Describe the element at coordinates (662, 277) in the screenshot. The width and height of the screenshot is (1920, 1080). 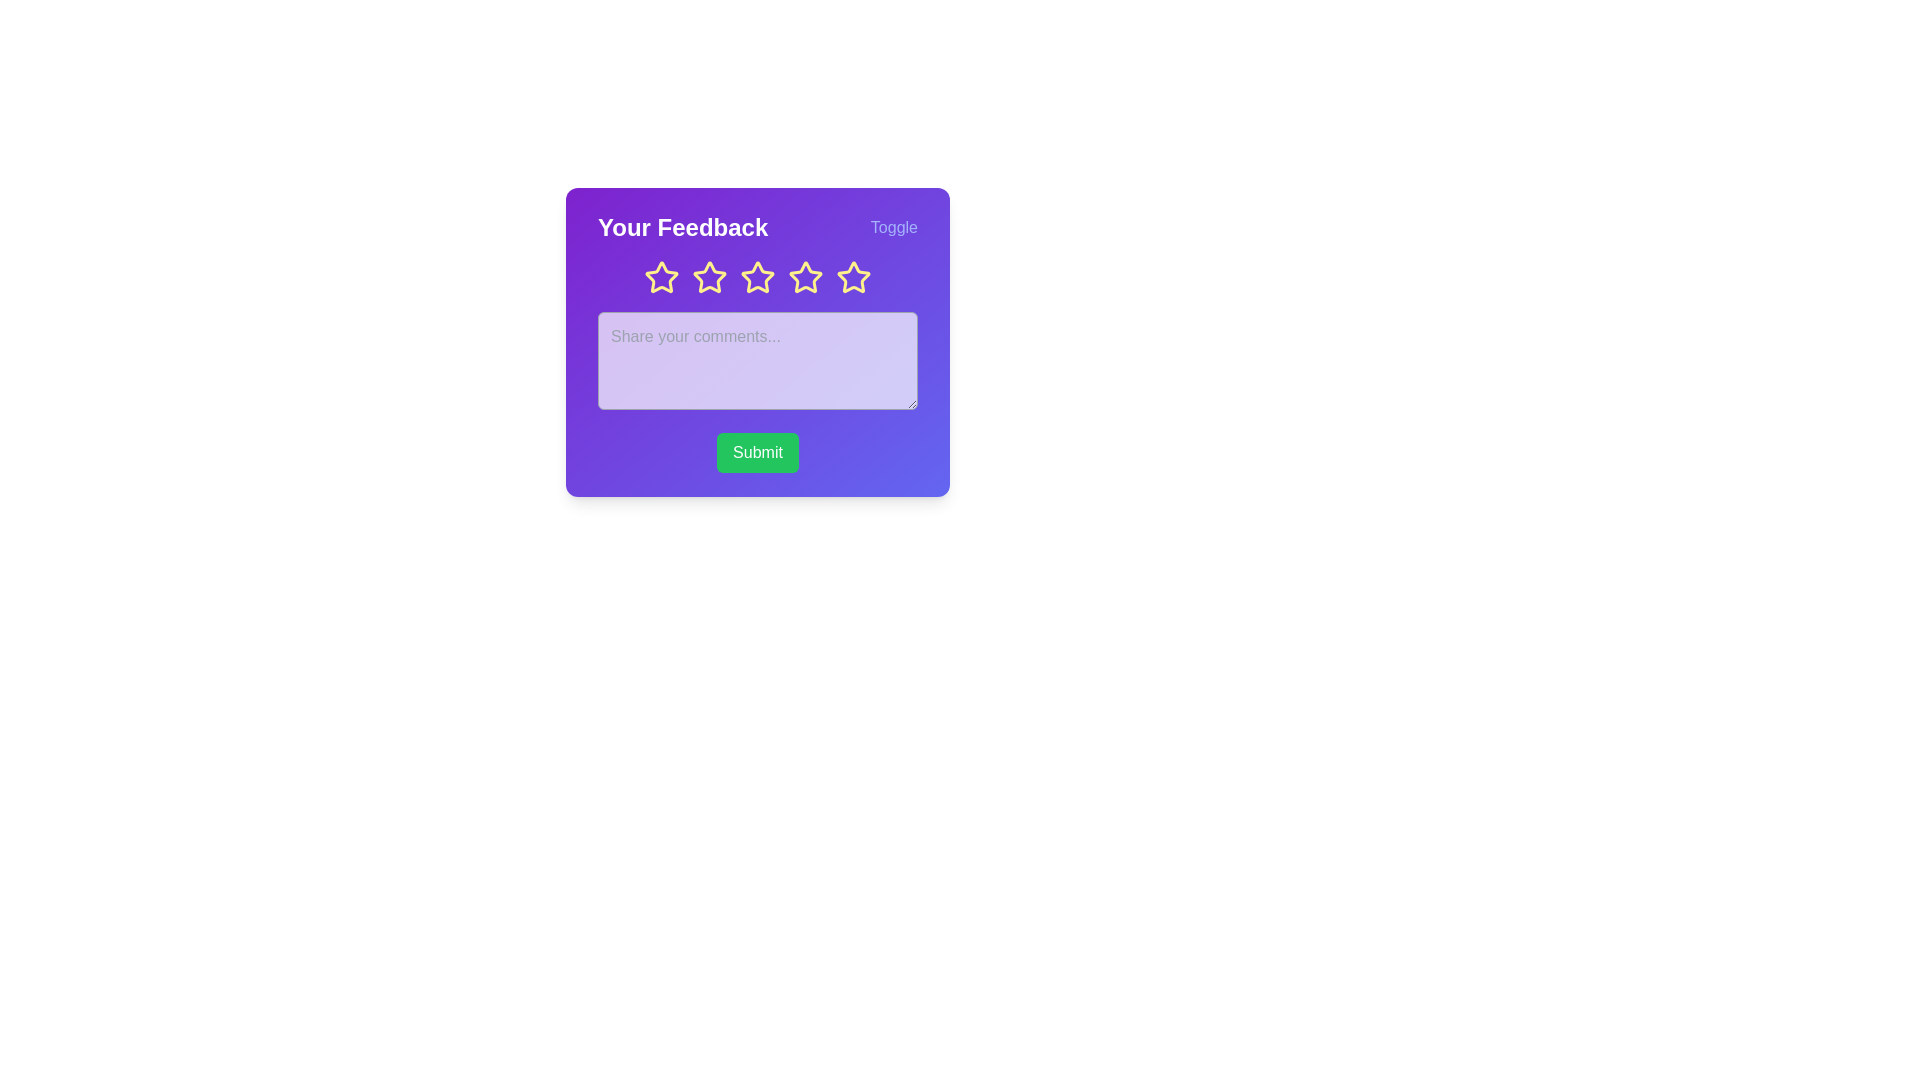
I see `the second star in the star rating component located beneath the 'Your Feedback' label` at that location.